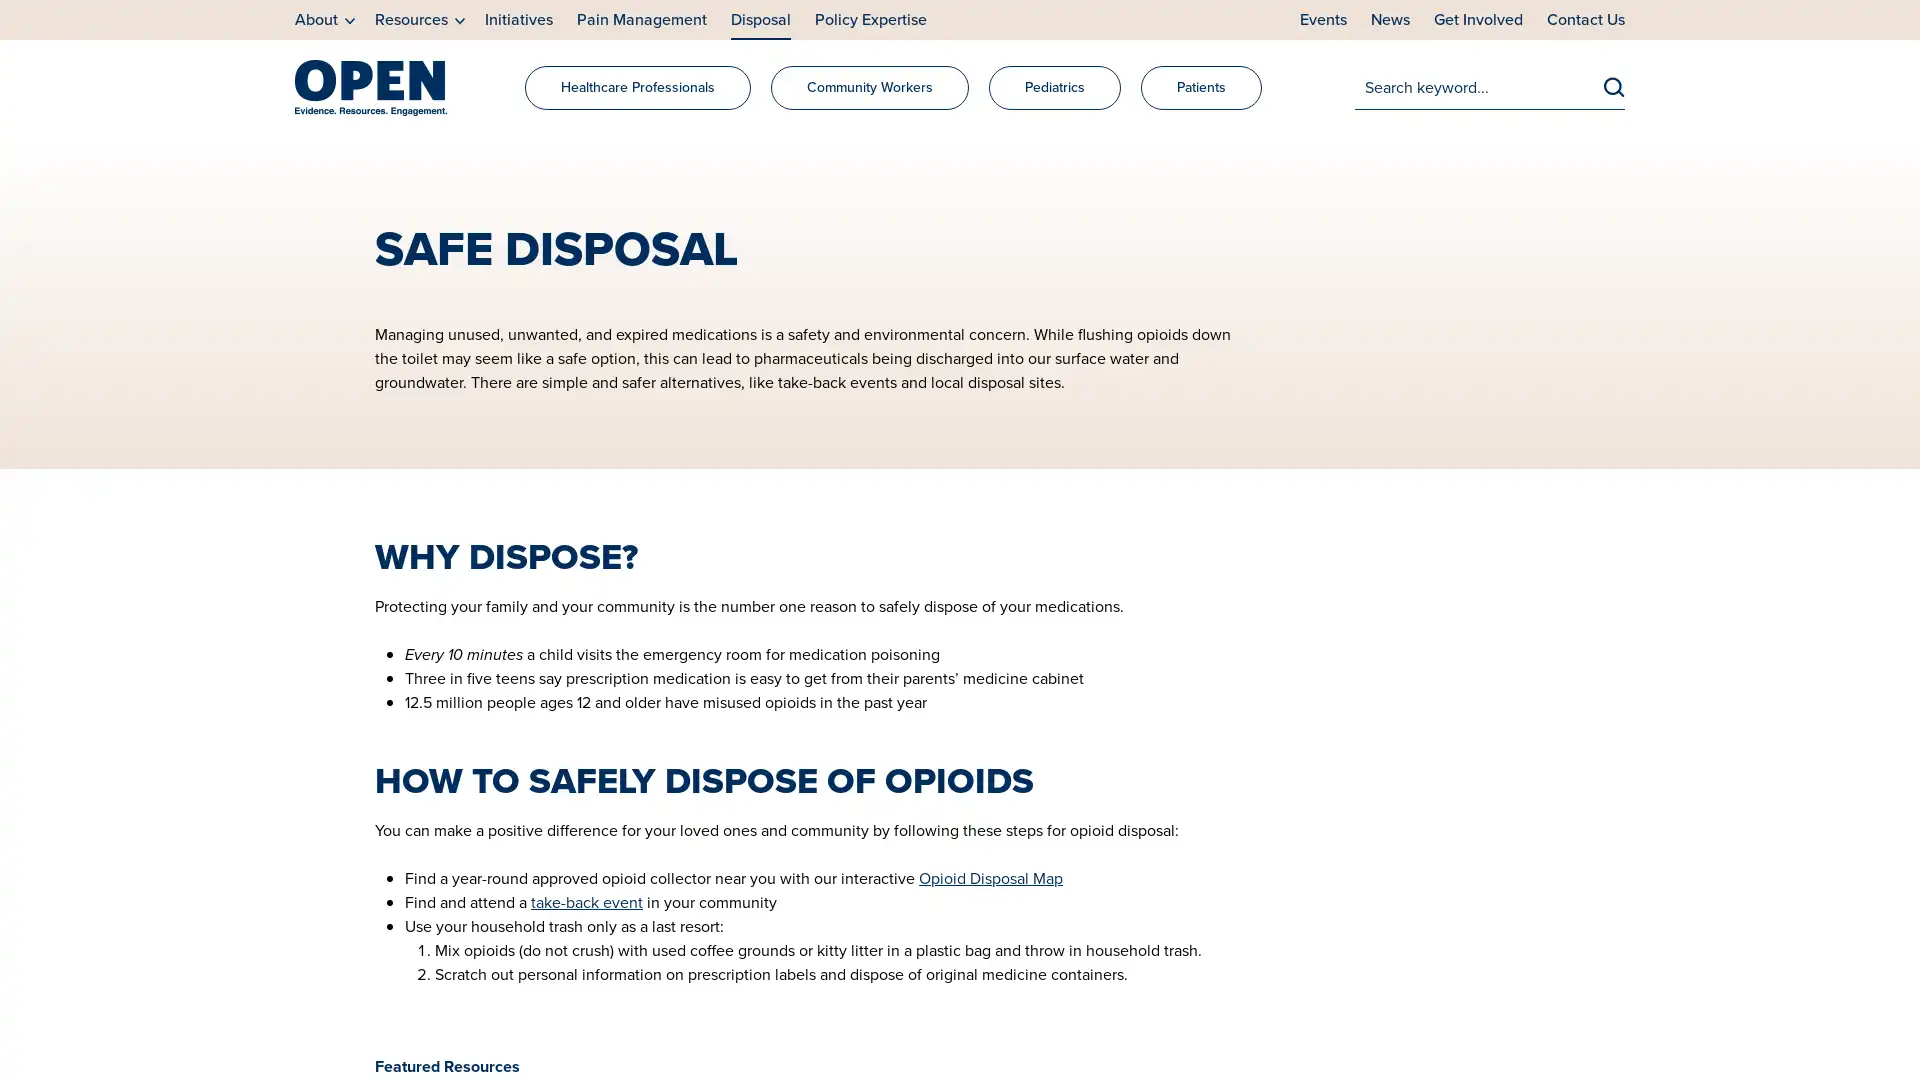 This screenshot has width=1920, height=1080. What do you see at coordinates (419, 20) in the screenshot?
I see `Resources` at bounding box center [419, 20].